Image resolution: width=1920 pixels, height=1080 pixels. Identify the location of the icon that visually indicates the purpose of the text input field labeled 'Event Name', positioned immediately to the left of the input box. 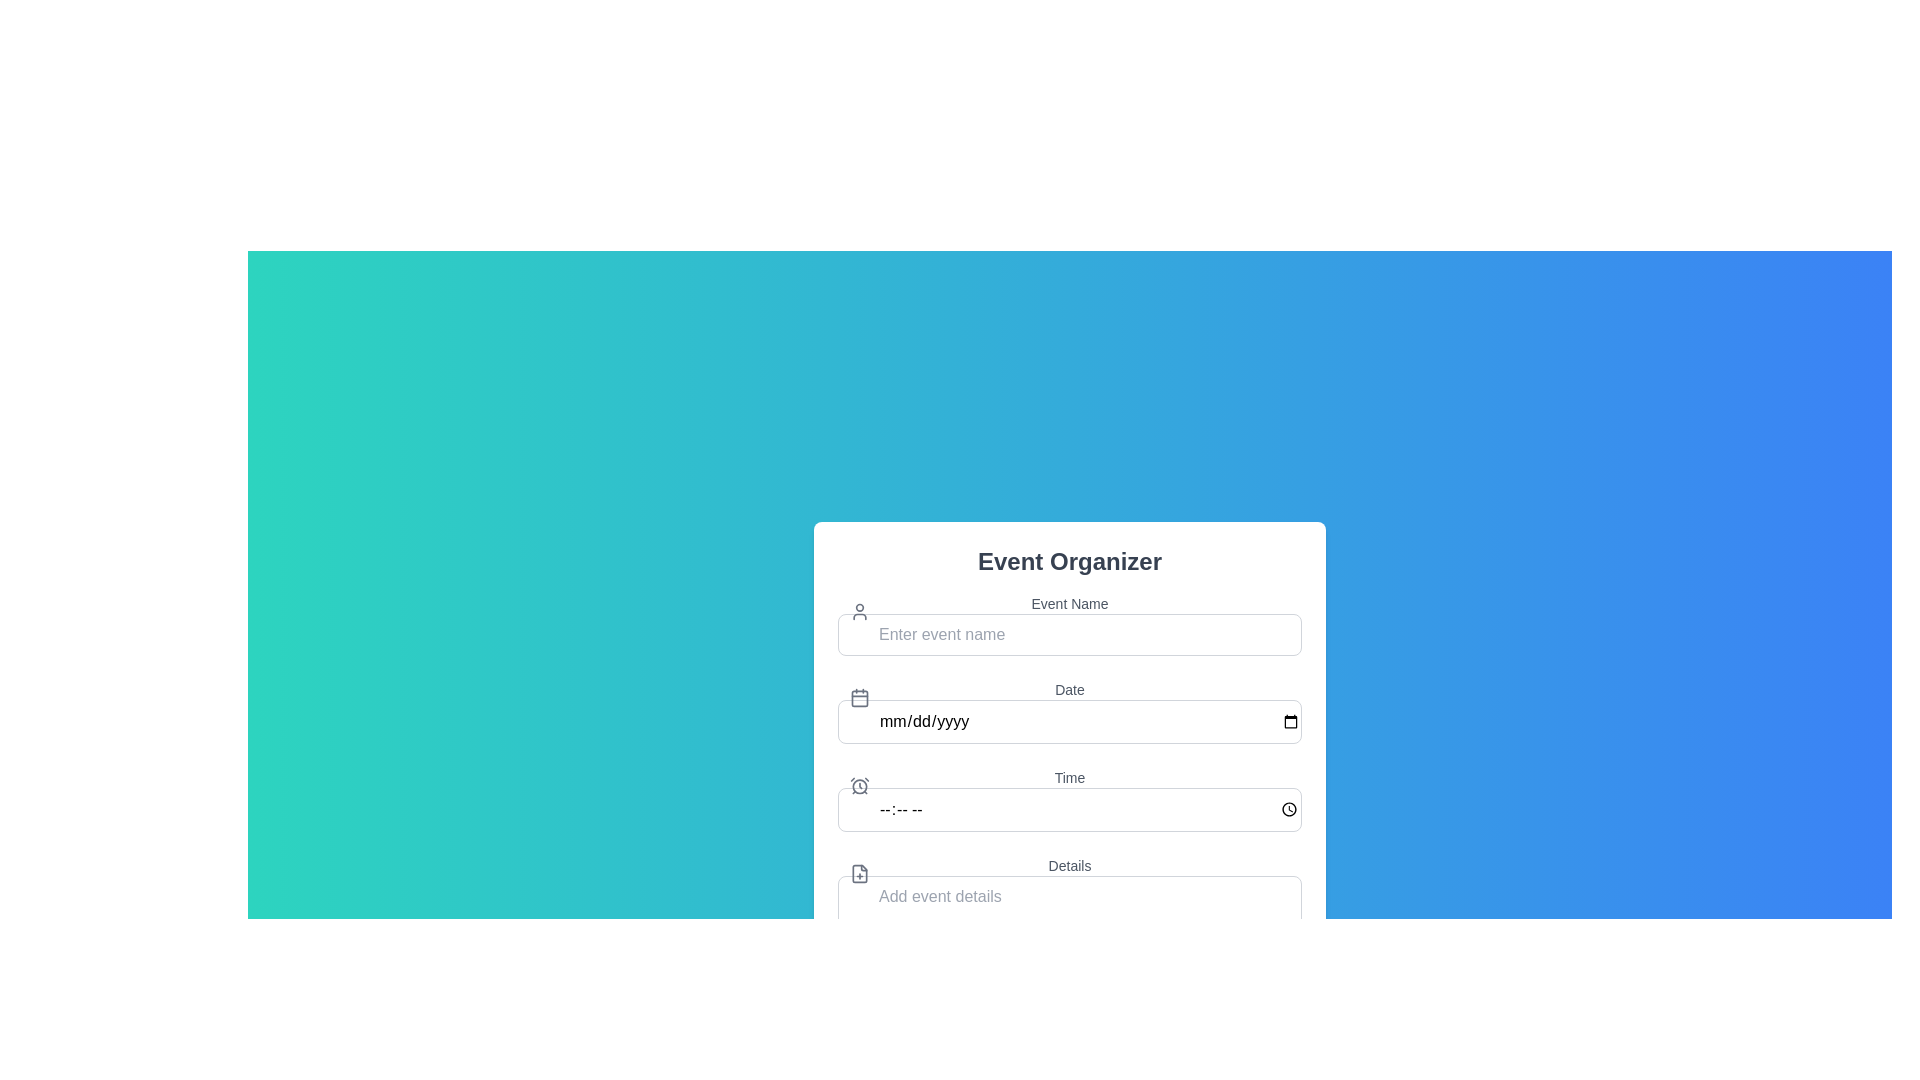
(859, 610).